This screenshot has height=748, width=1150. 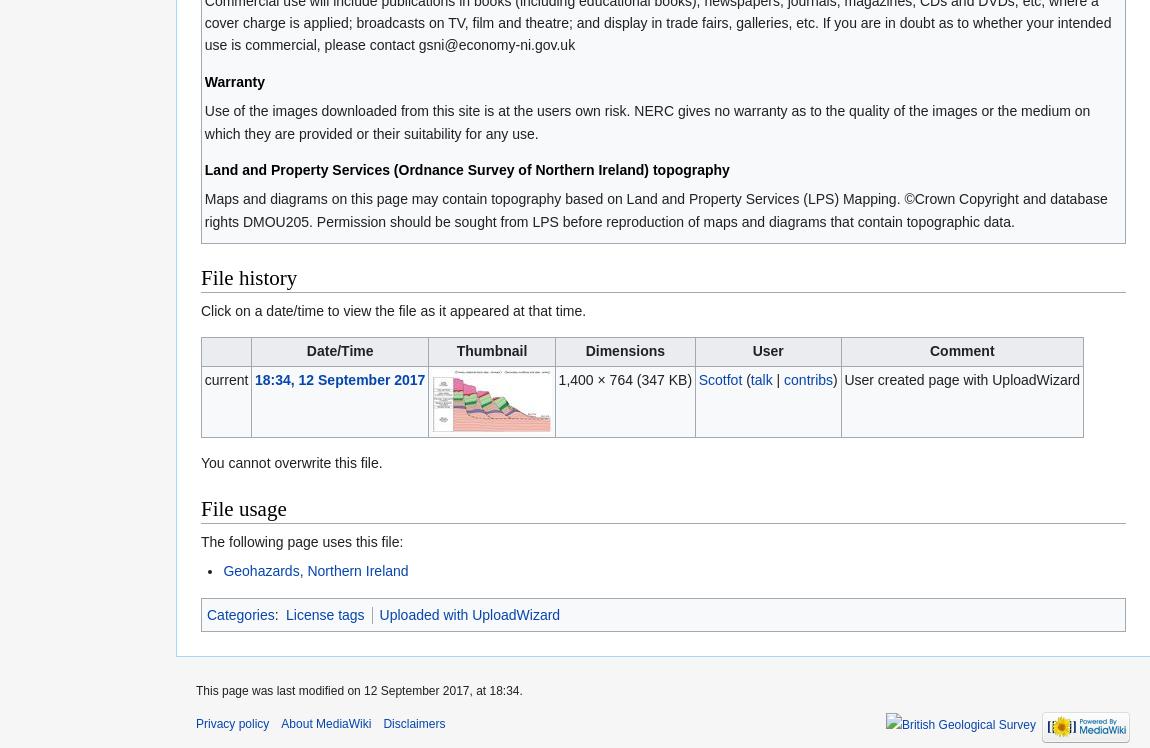 What do you see at coordinates (239, 613) in the screenshot?
I see `'Categories'` at bounding box center [239, 613].